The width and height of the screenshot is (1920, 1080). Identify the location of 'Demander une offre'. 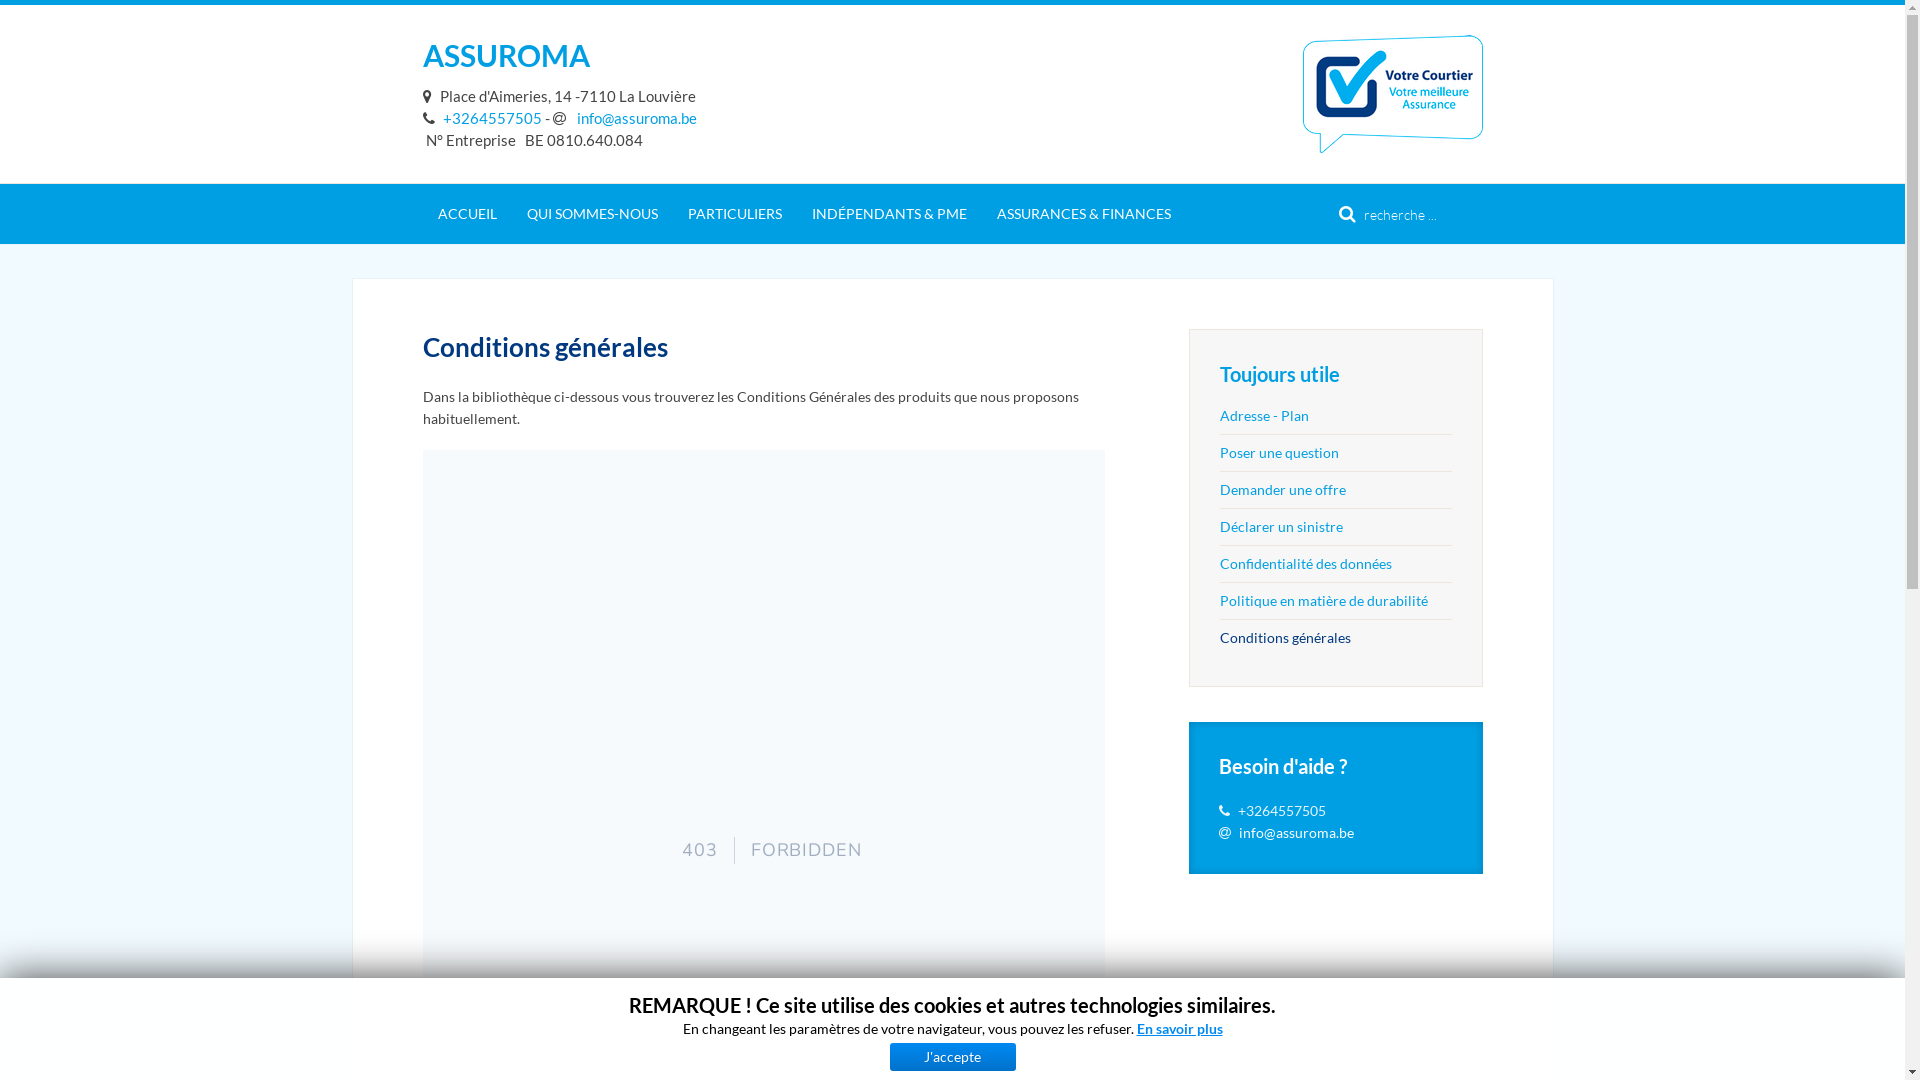
(1335, 489).